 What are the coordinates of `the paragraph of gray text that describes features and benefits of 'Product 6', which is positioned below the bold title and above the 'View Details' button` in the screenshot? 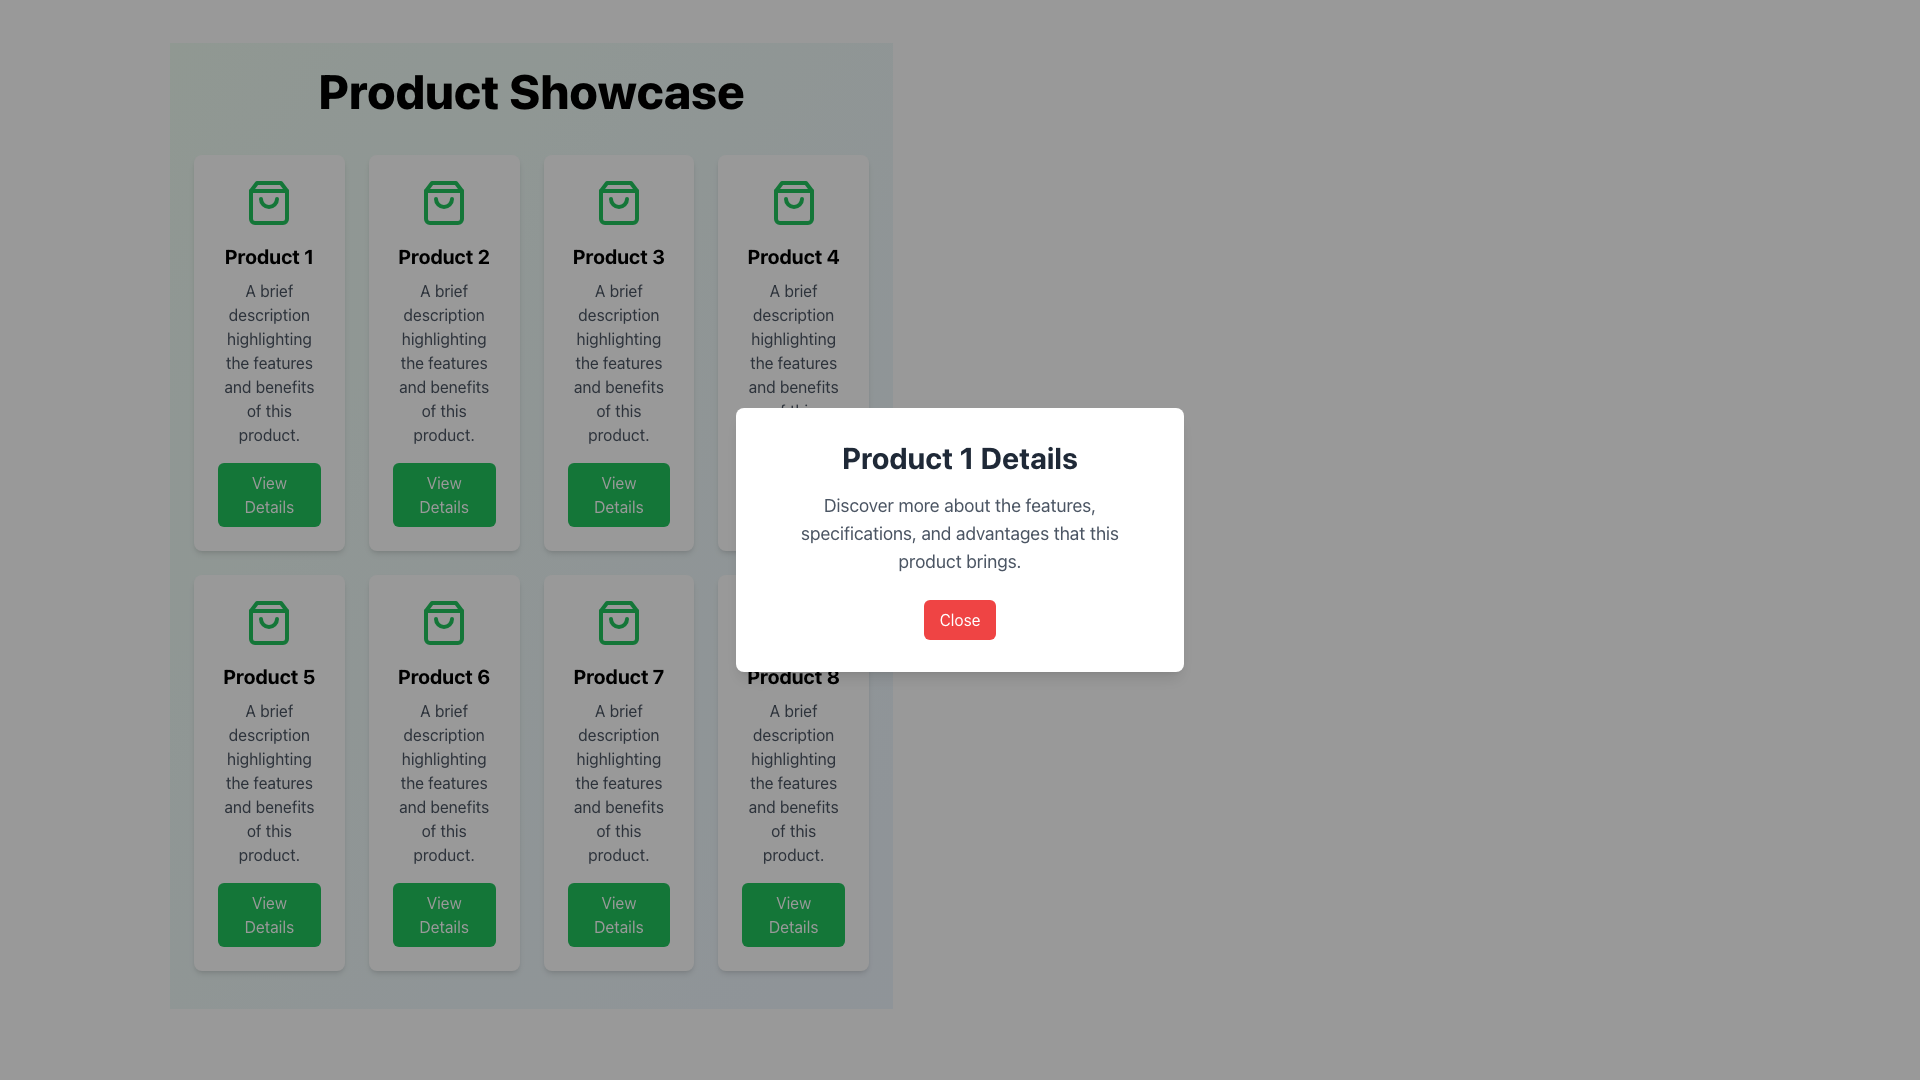 It's located at (443, 782).